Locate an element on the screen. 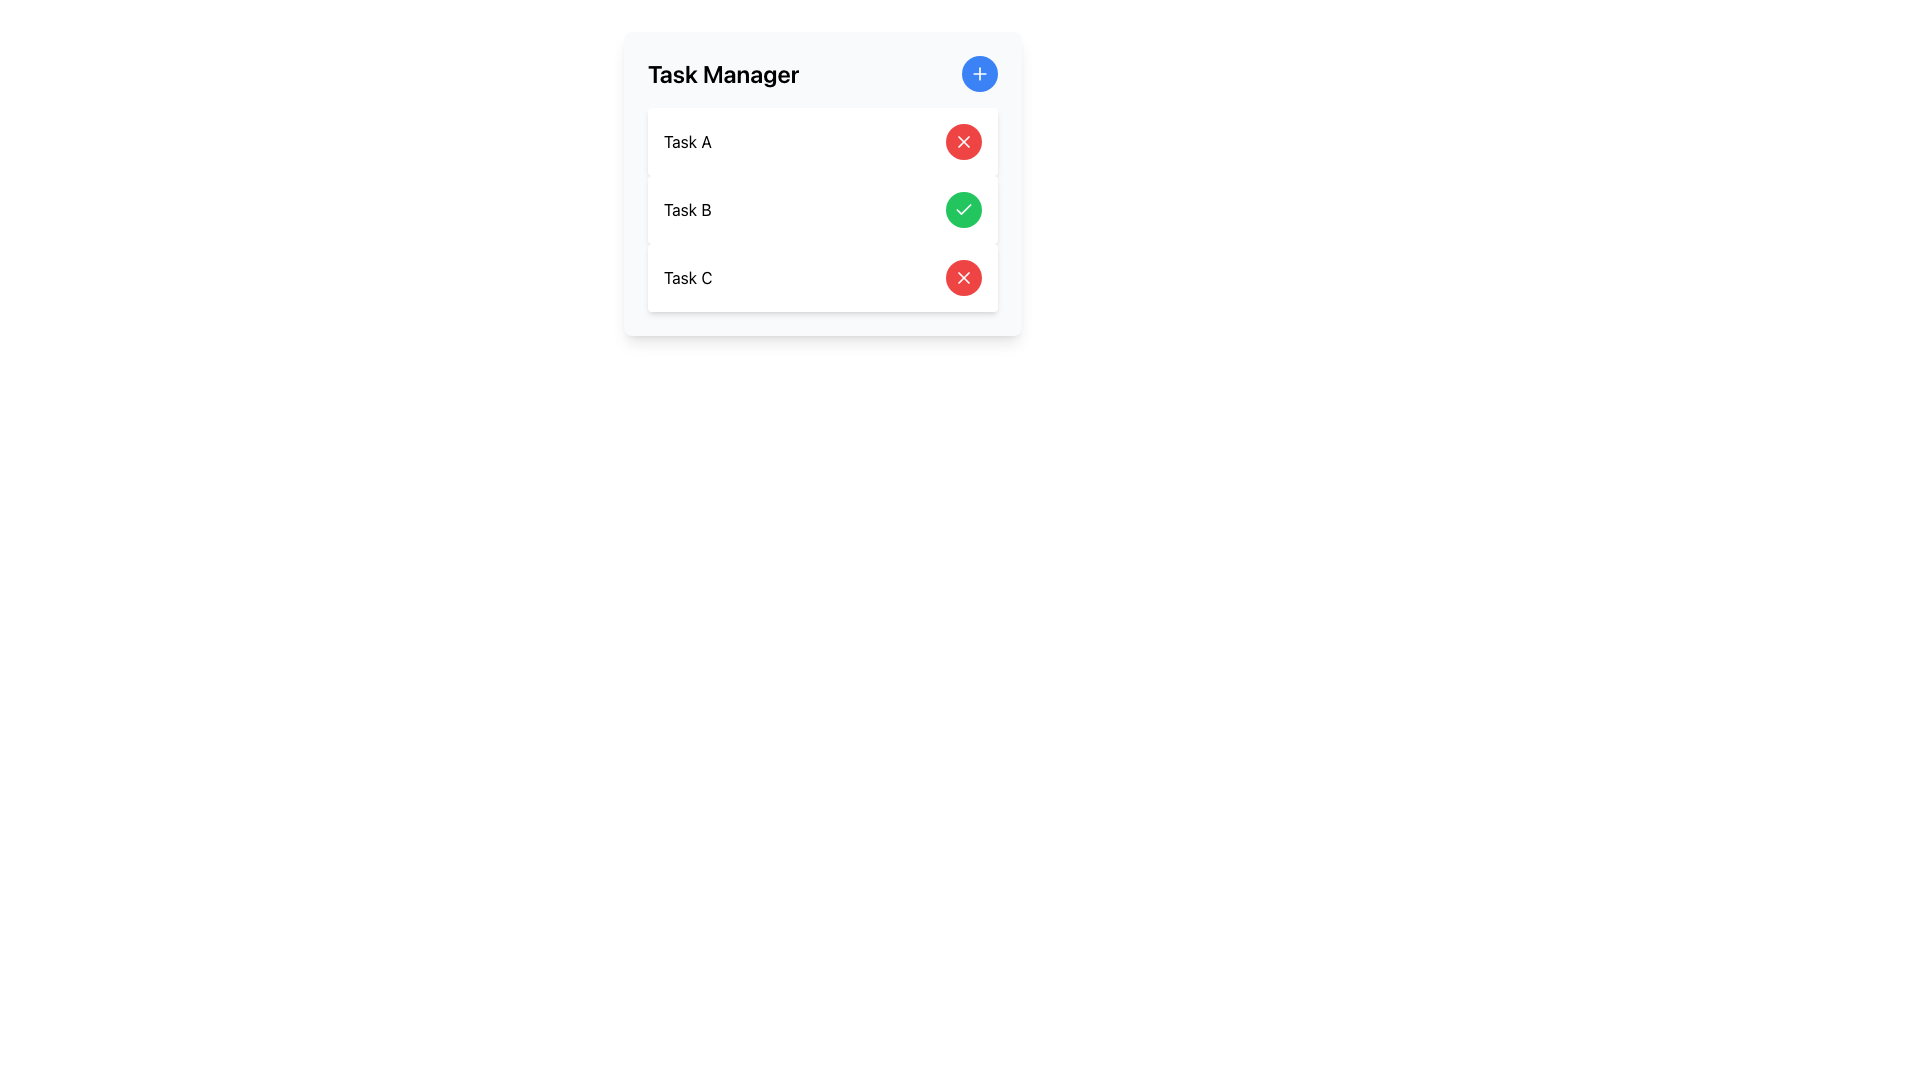 The height and width of the screenshot is (1080, 1920). the text label that identifies 'Task C' in the task list, which is located in the third row of a card, below 'Task A' and 'Task B' is located at coordinates (688, 277).